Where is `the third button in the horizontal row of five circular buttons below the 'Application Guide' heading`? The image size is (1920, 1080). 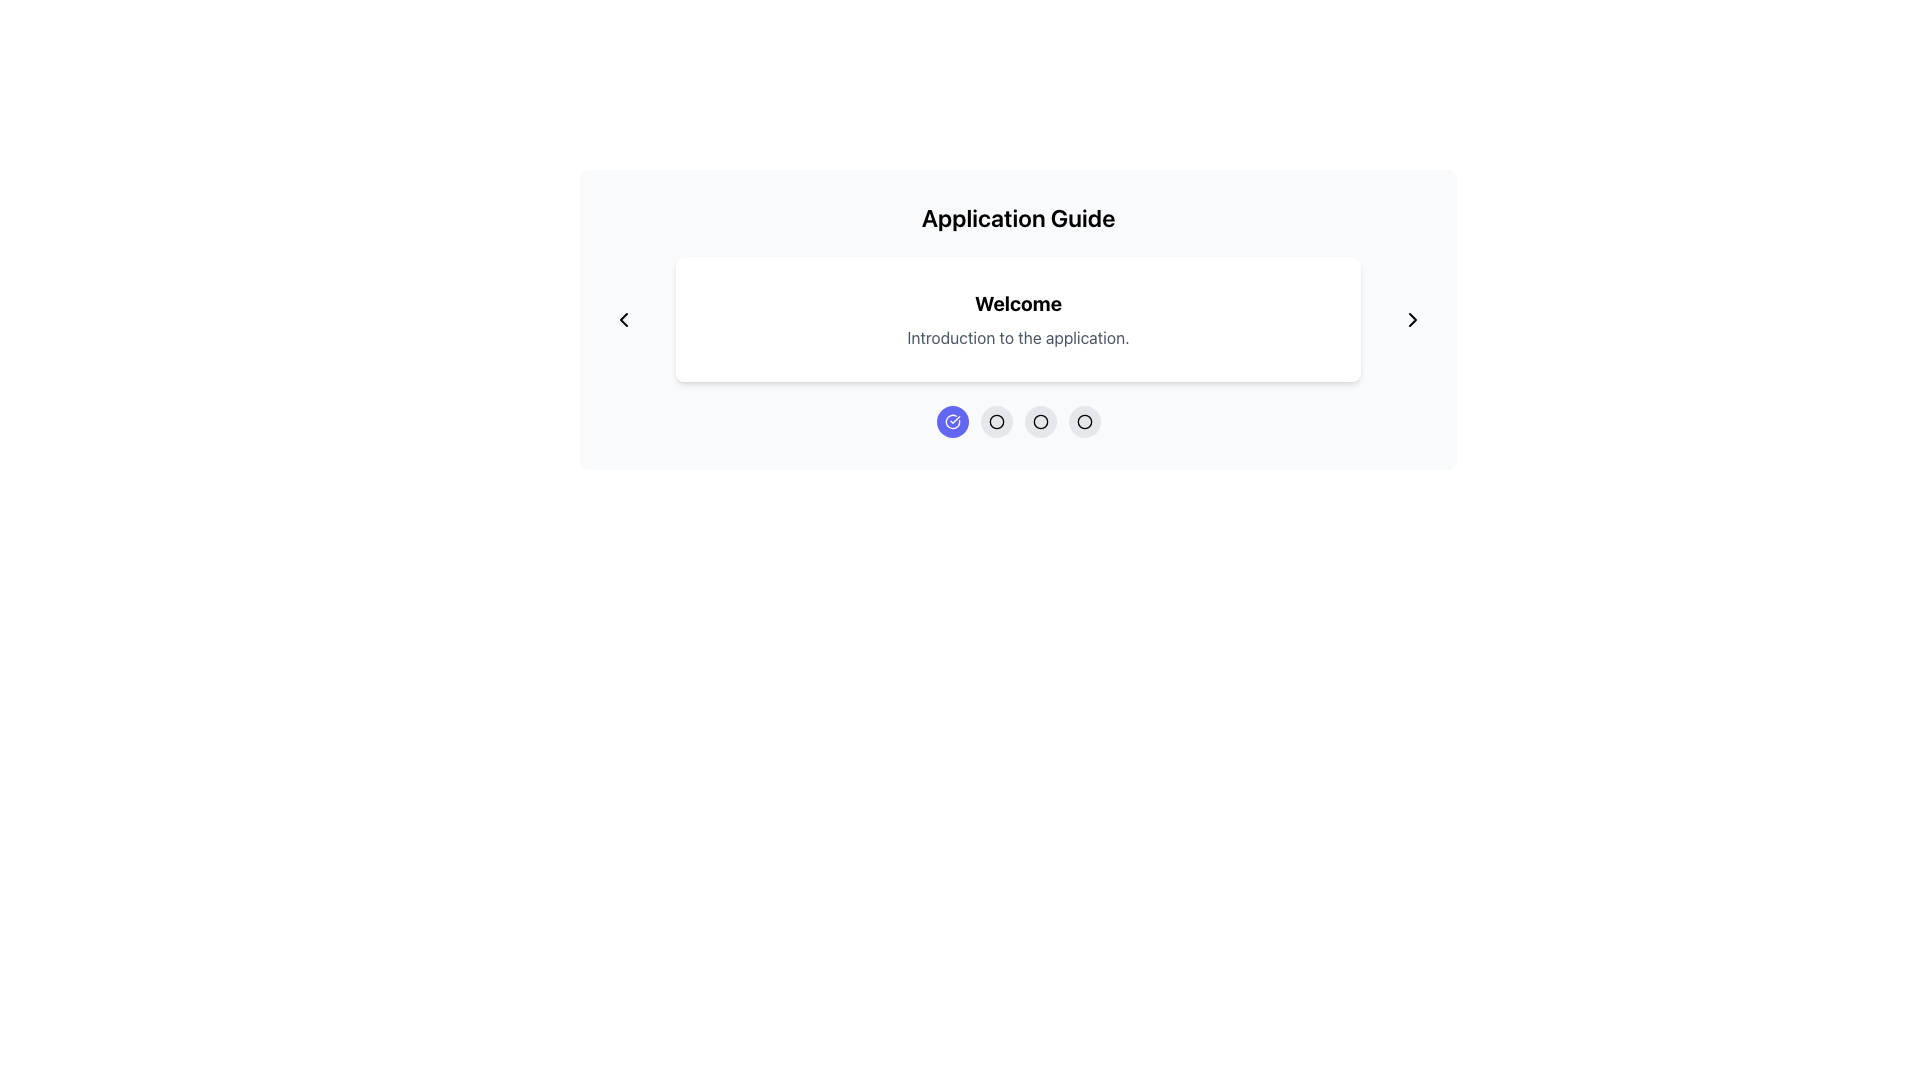 the third button in the horizontal row of five circular buttons below the 'Application Guide' heading is located at coordinates (1040, 420).